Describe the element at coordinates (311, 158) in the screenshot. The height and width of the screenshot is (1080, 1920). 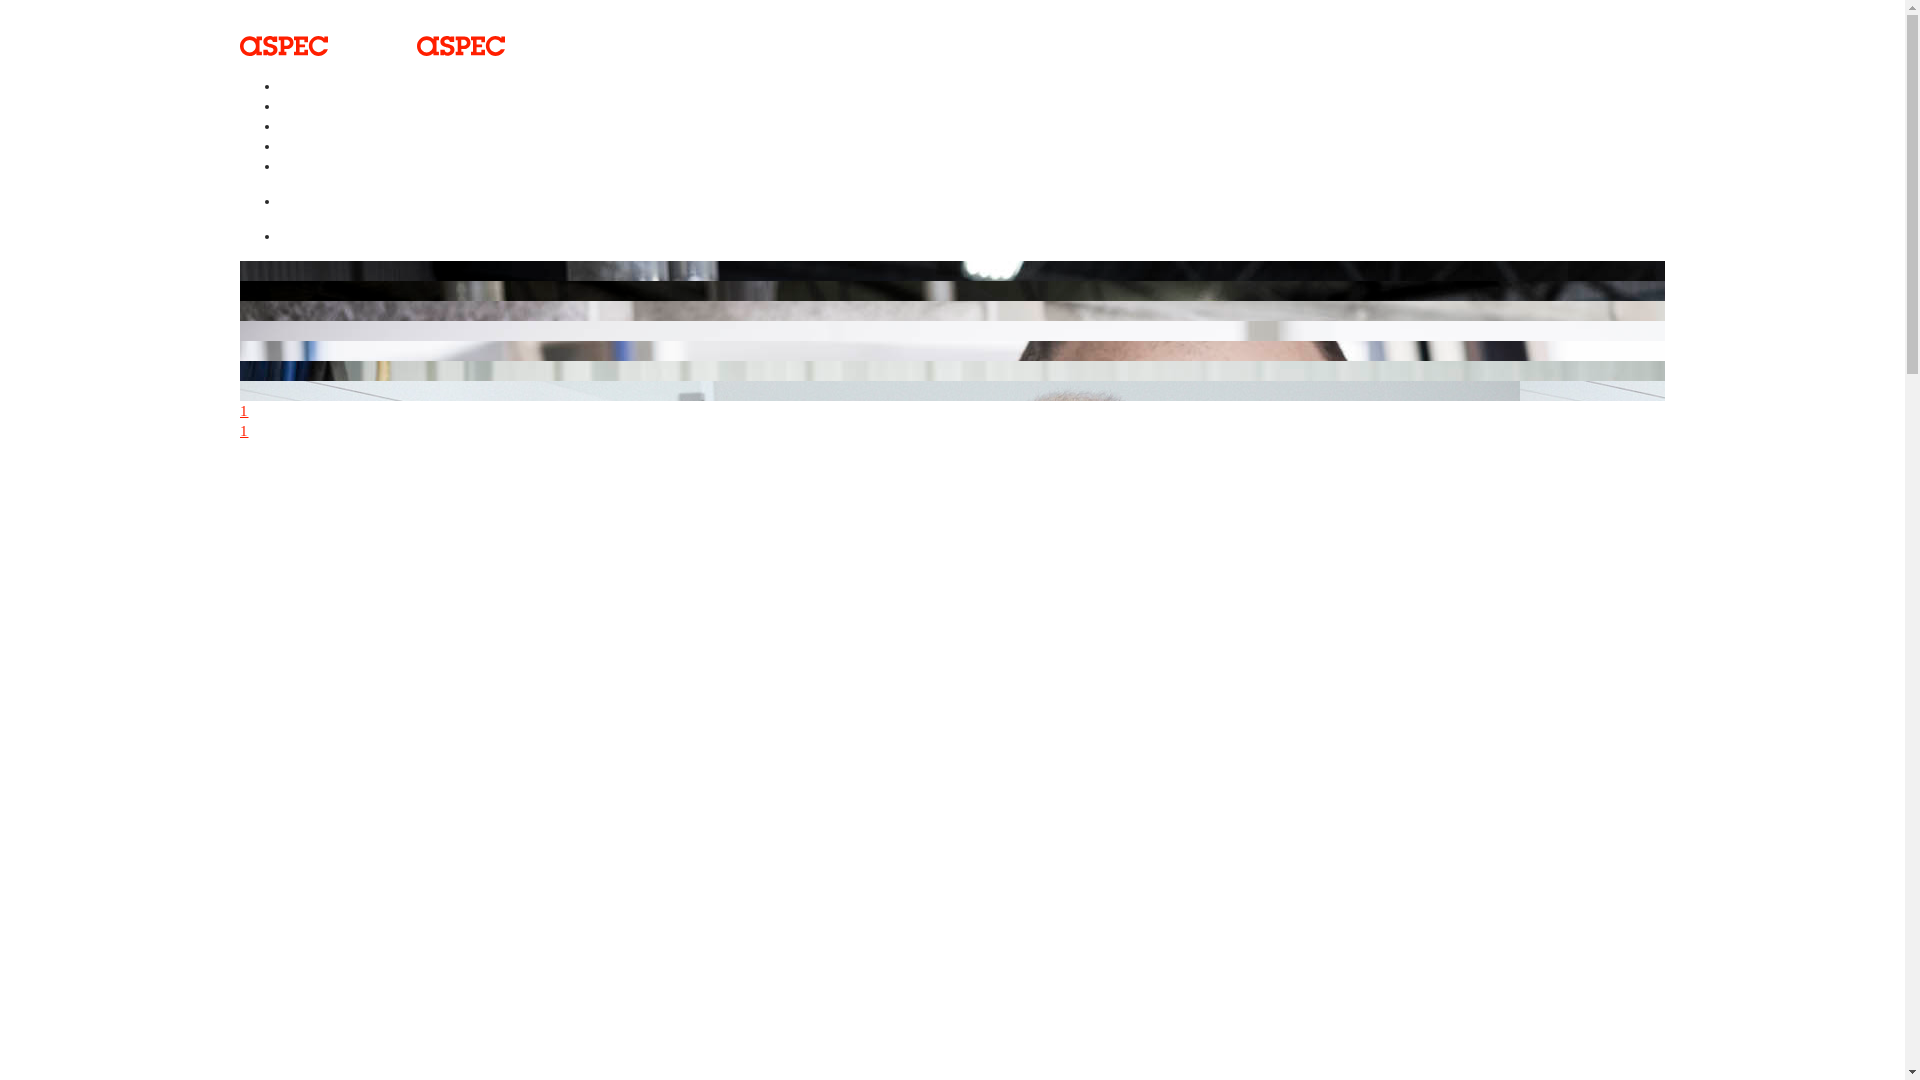
I see `'Career'` at that location.